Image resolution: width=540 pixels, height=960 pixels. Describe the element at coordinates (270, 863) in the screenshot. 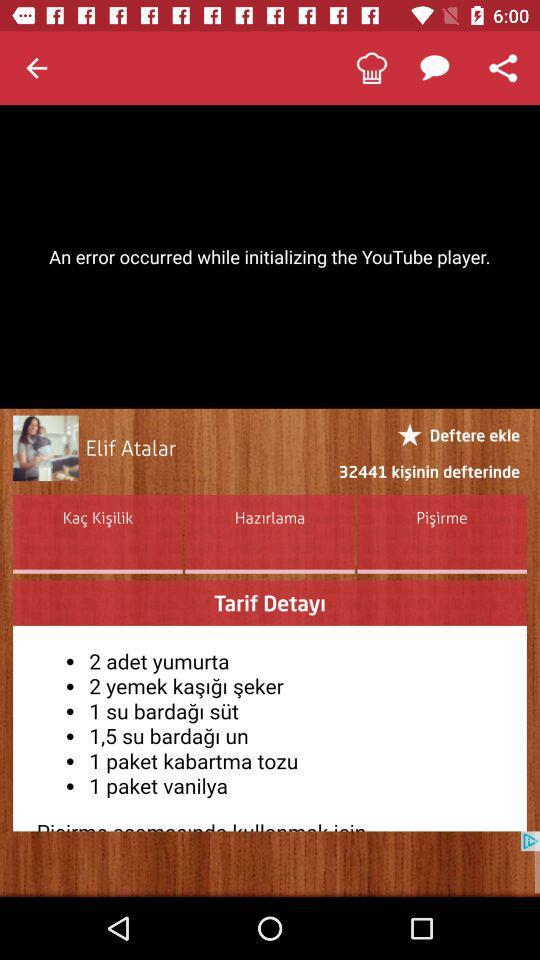

I see `it is a link to an adversiter not shown` at that location.